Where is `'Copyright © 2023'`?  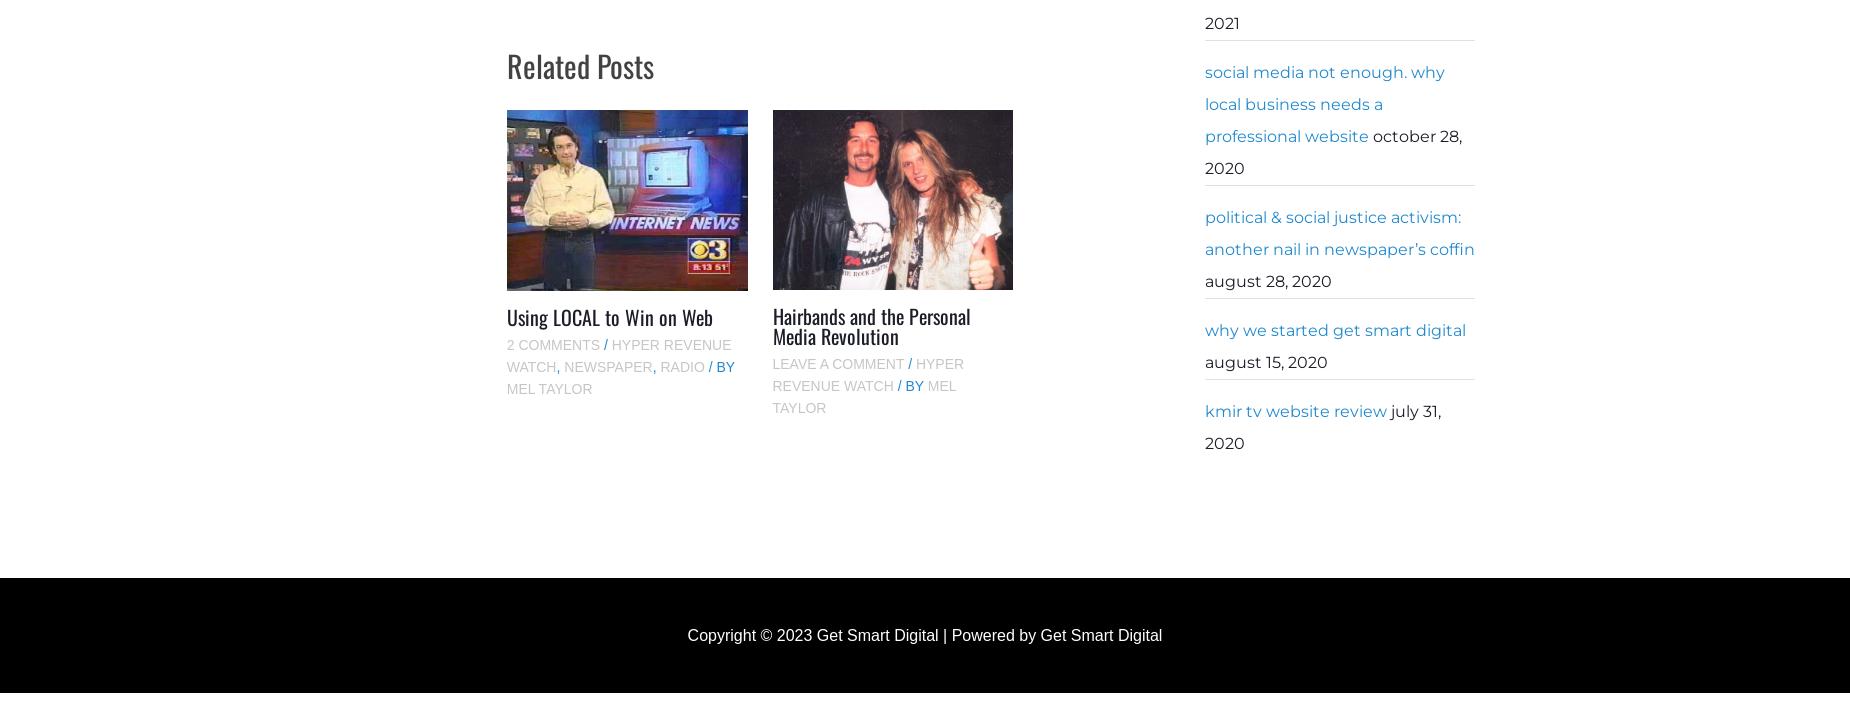 'Copyright © 2023' is located at coordinates (751, 634).